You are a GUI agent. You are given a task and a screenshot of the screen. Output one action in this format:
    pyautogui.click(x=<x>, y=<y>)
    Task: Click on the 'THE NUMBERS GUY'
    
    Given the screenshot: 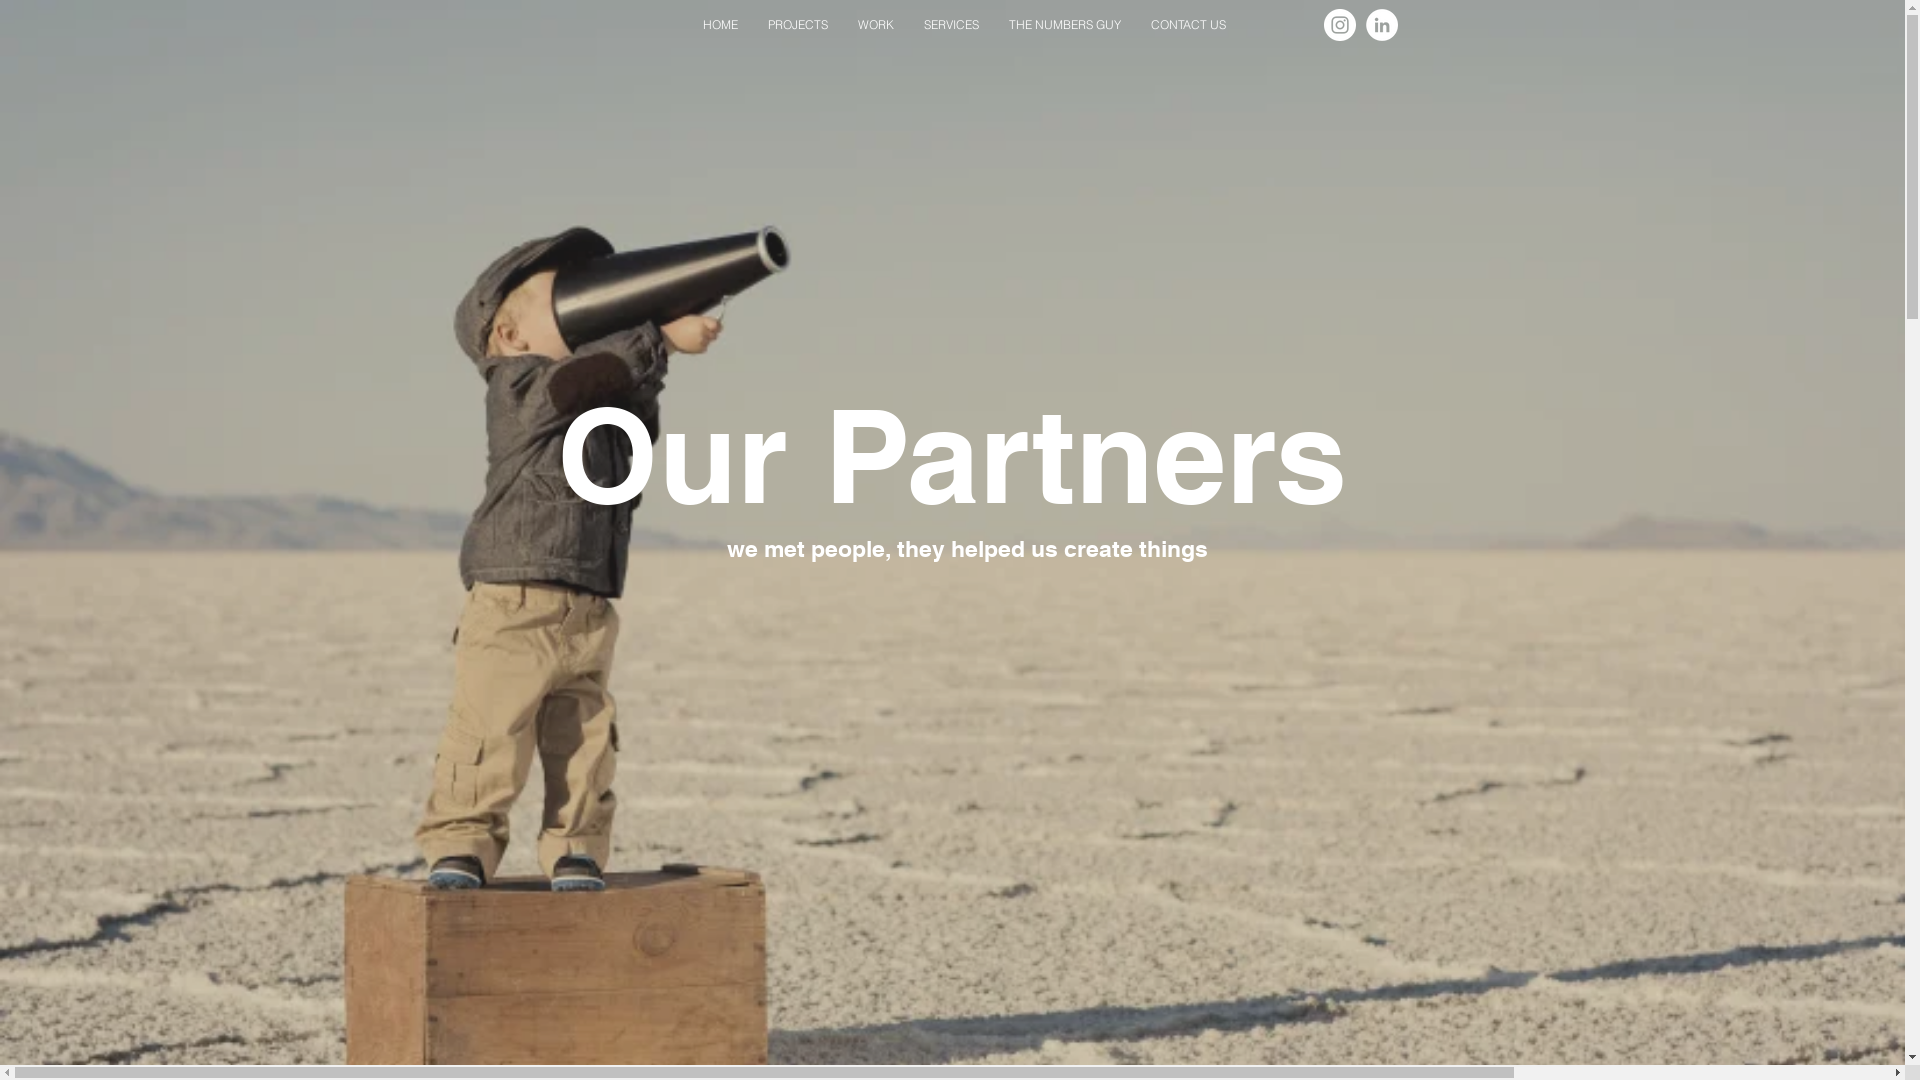 What is the action you would take?
    pyautogui.click(x=1064, y=24)
    